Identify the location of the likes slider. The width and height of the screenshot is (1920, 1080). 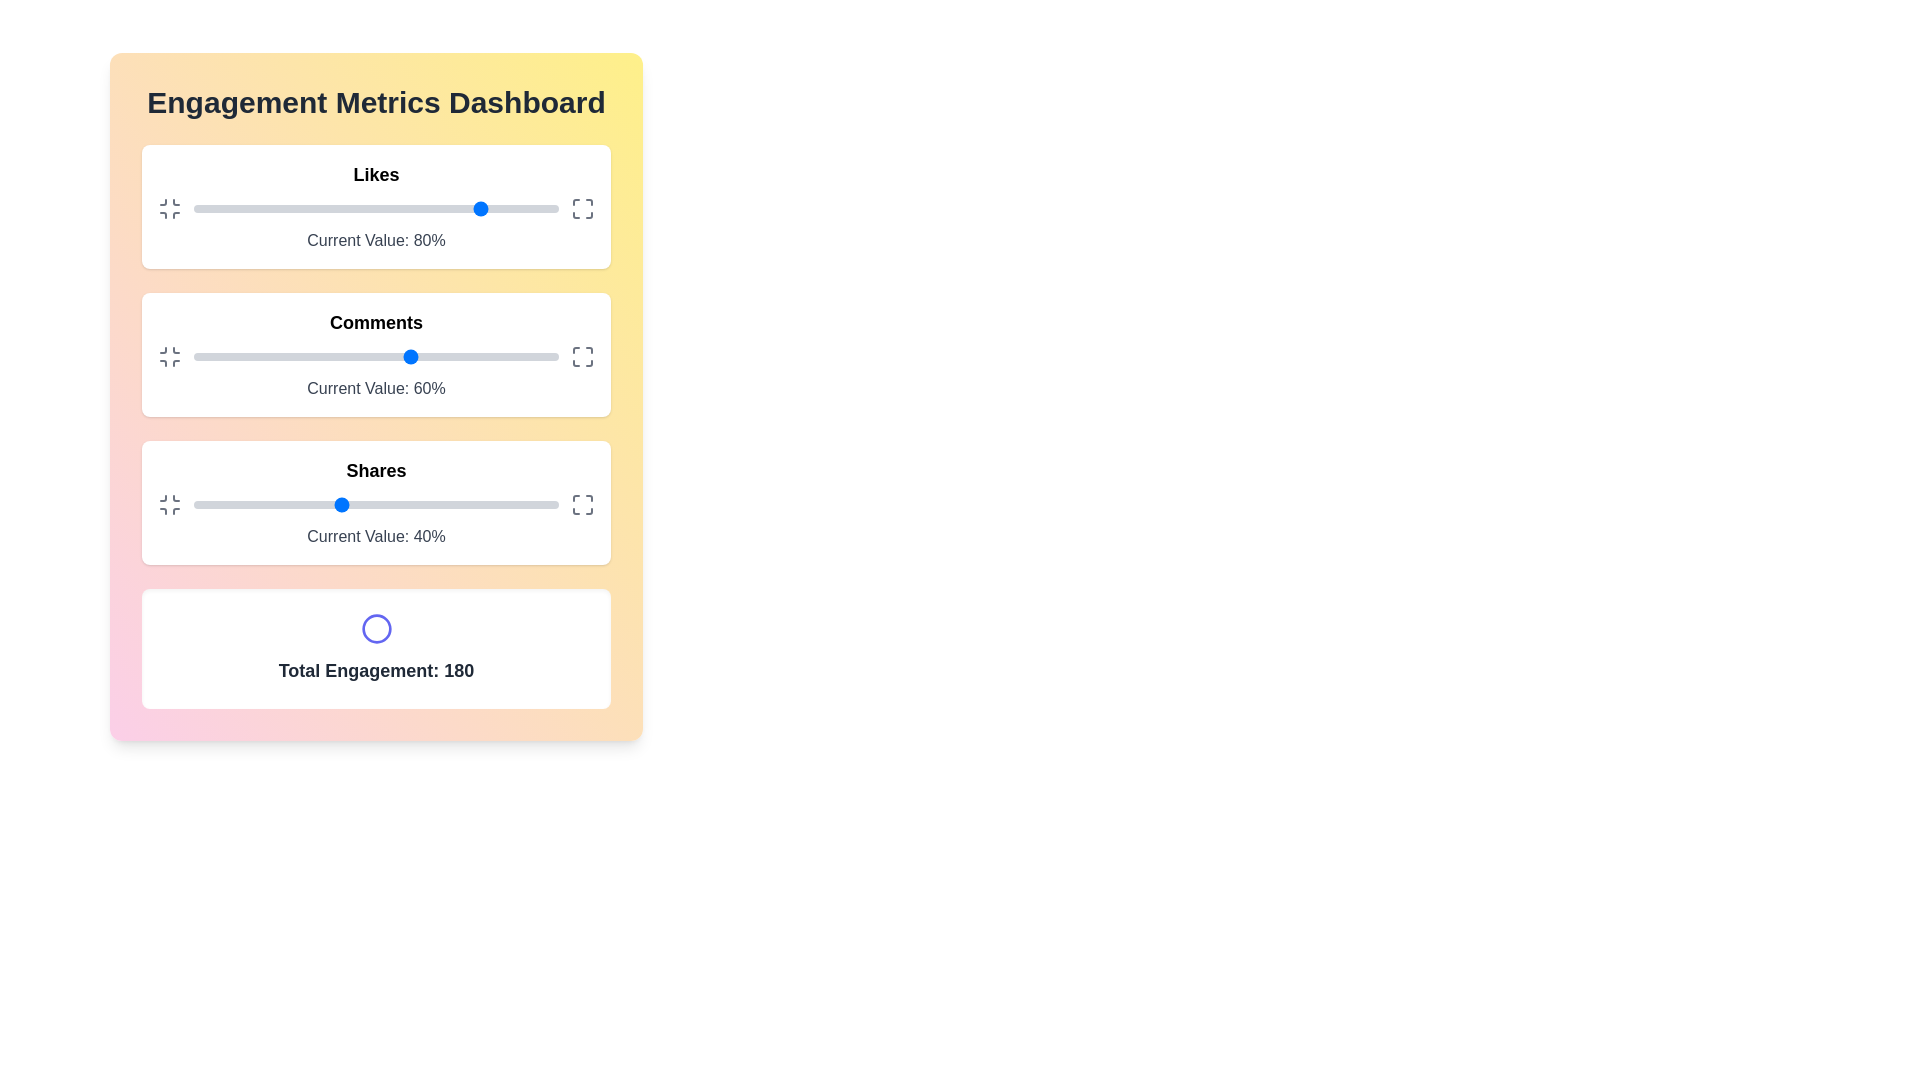
(244, 208).